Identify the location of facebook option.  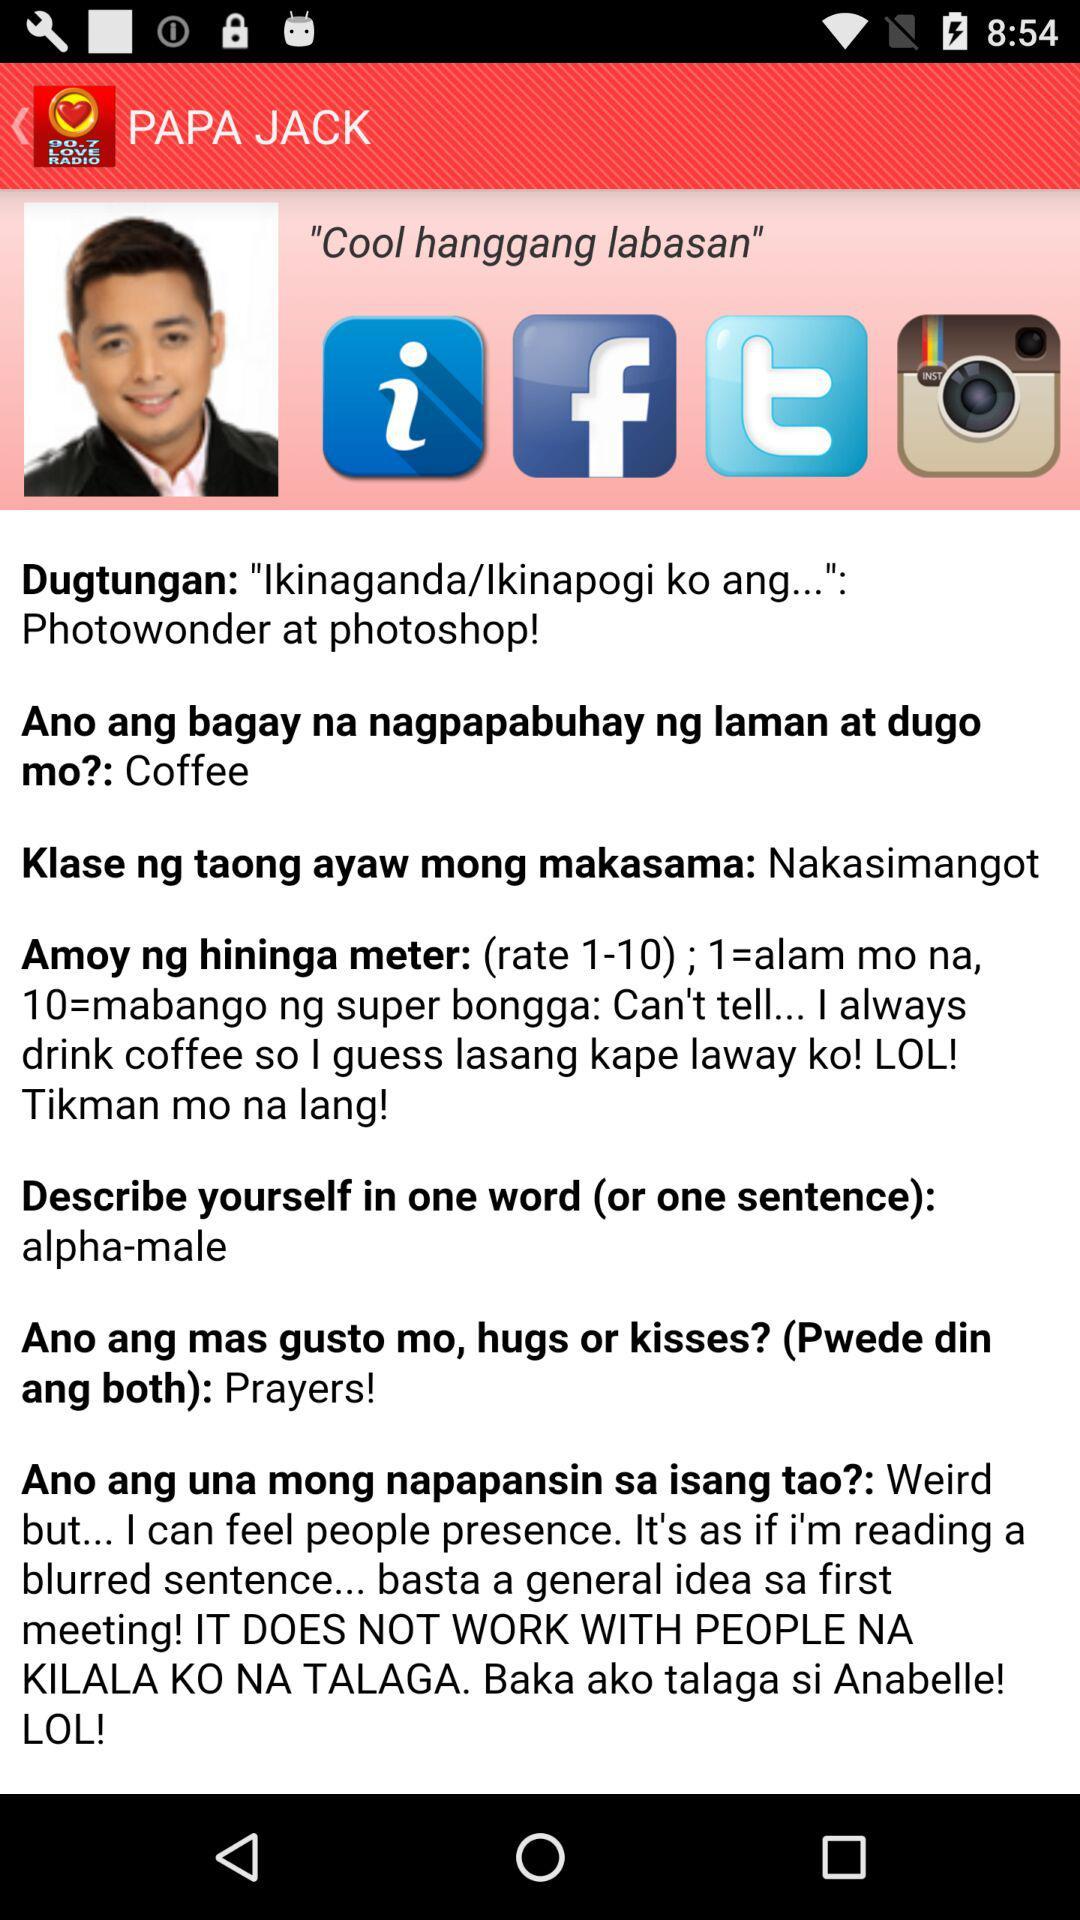
(593, 395).